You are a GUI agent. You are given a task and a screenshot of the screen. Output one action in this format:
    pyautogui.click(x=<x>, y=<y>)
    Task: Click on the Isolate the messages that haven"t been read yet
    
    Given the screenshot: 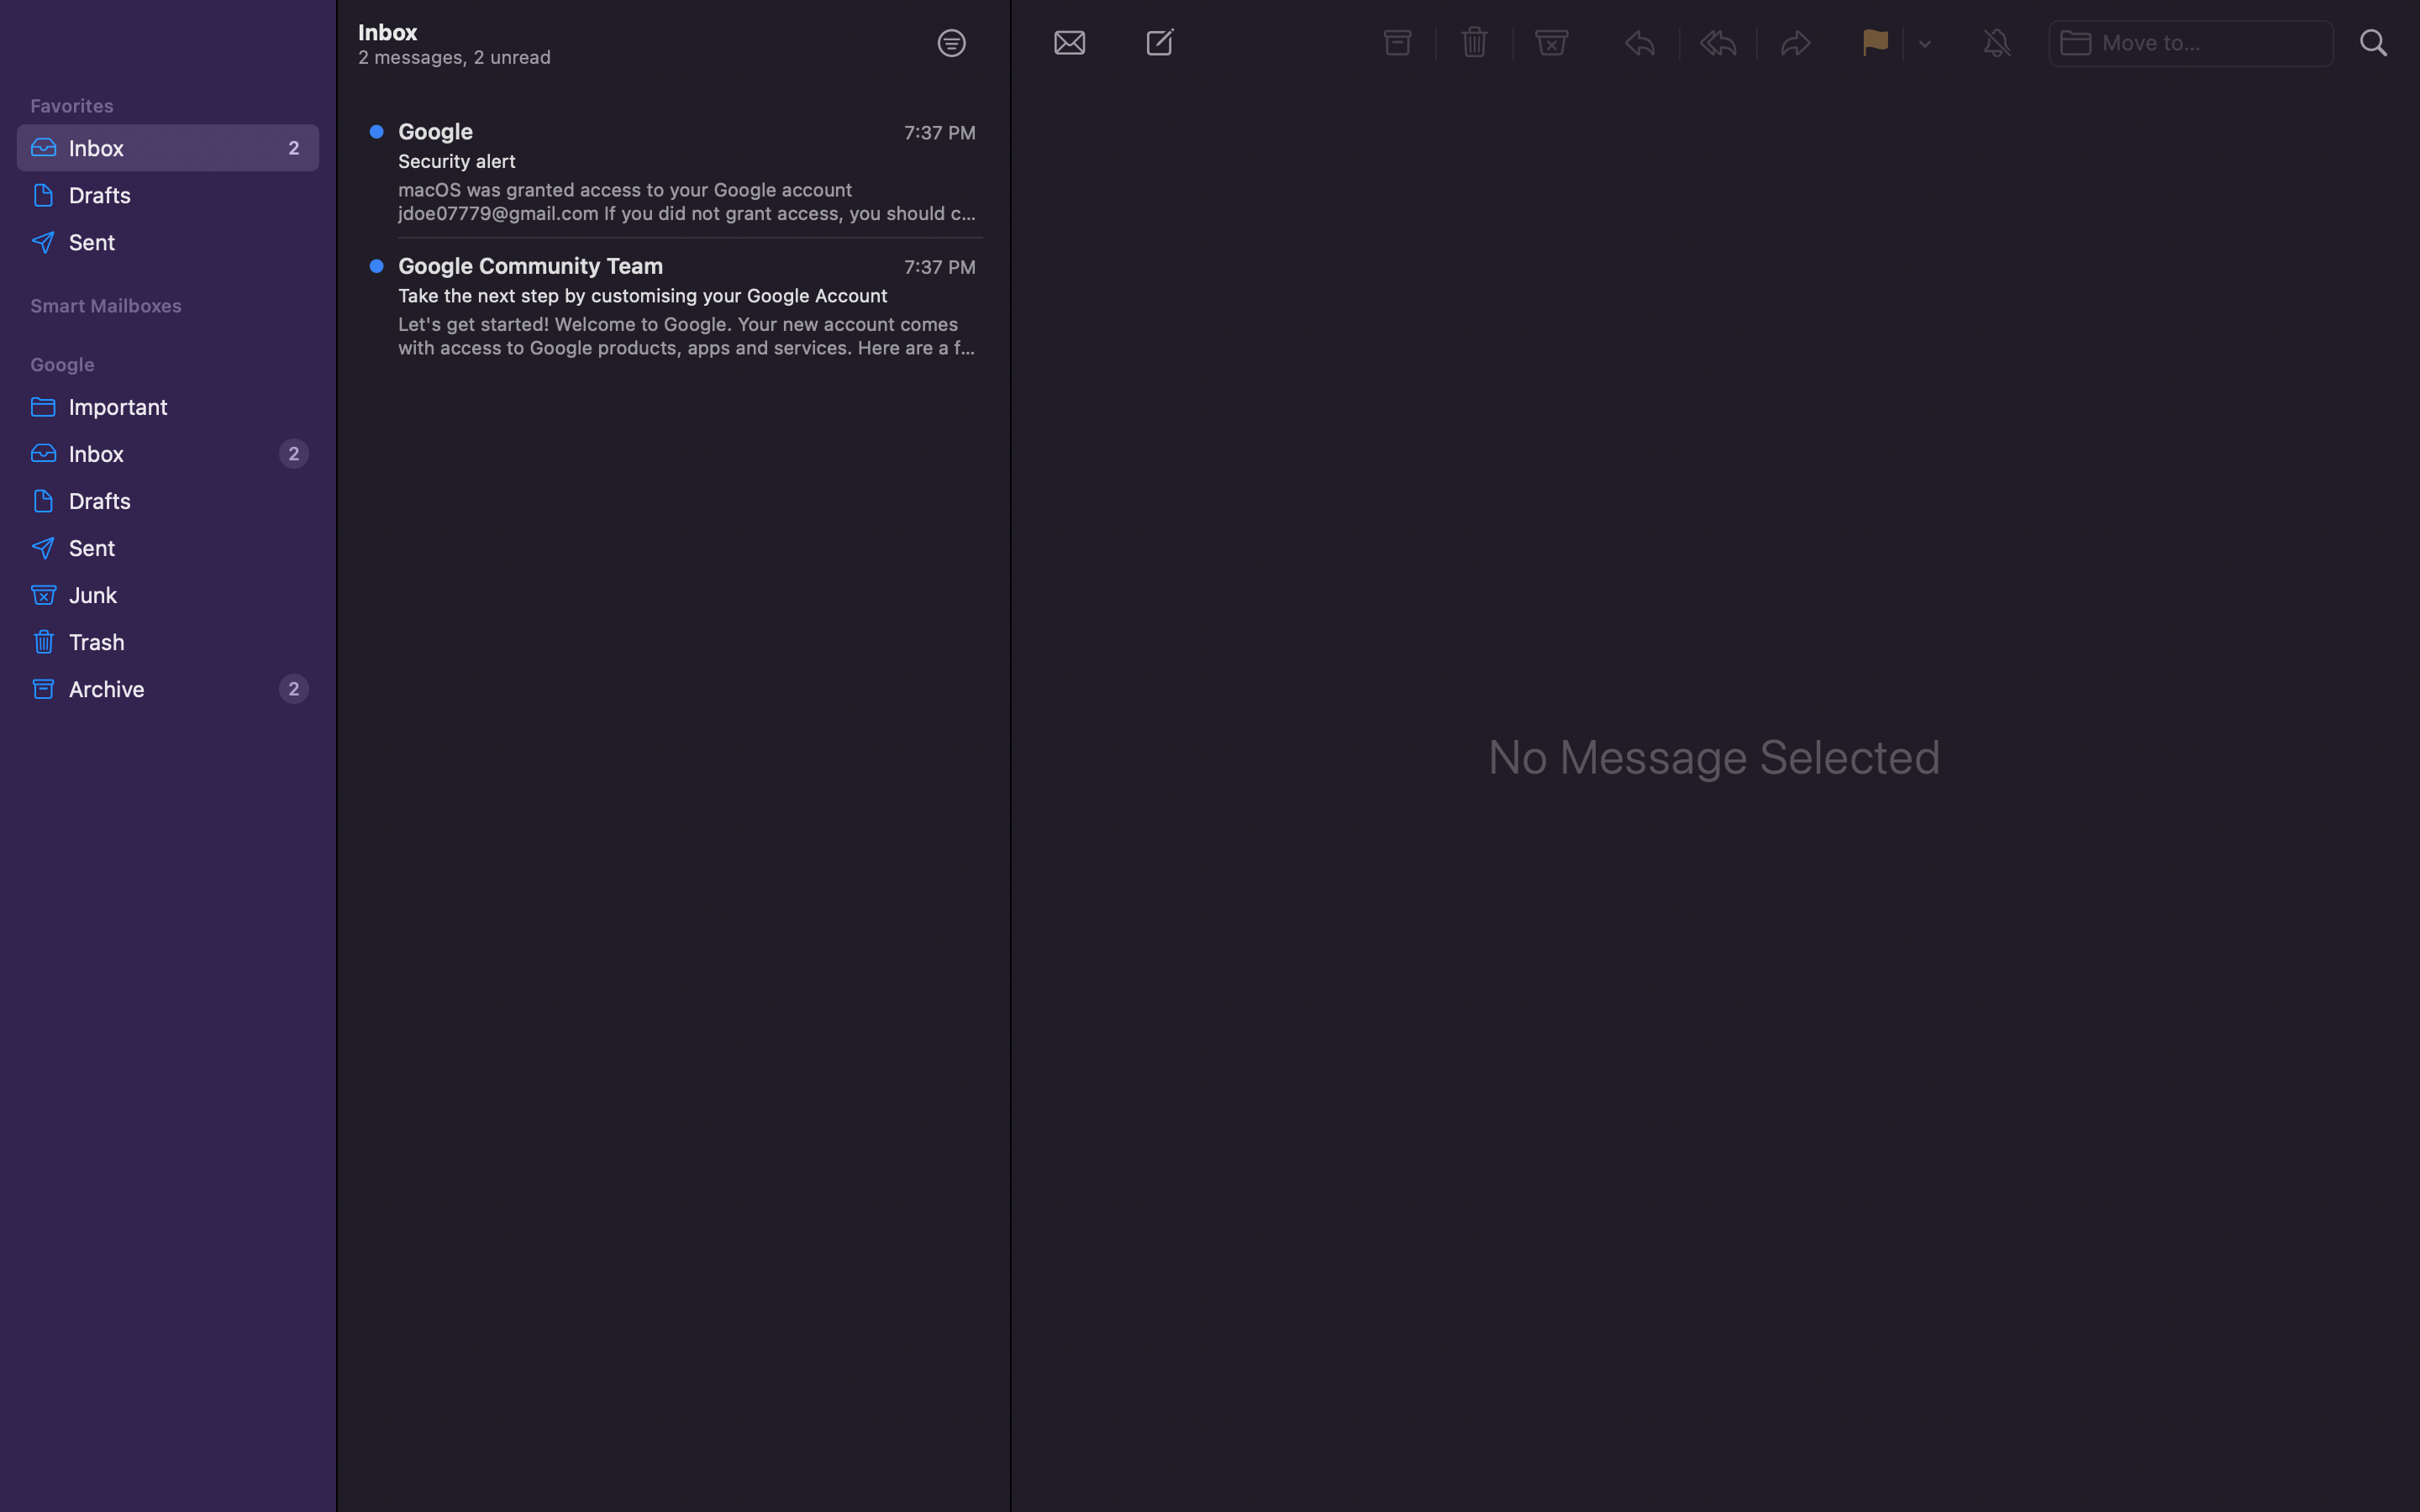 What is the action you would take?
    pyautogui.click(x=950, y=41)
    